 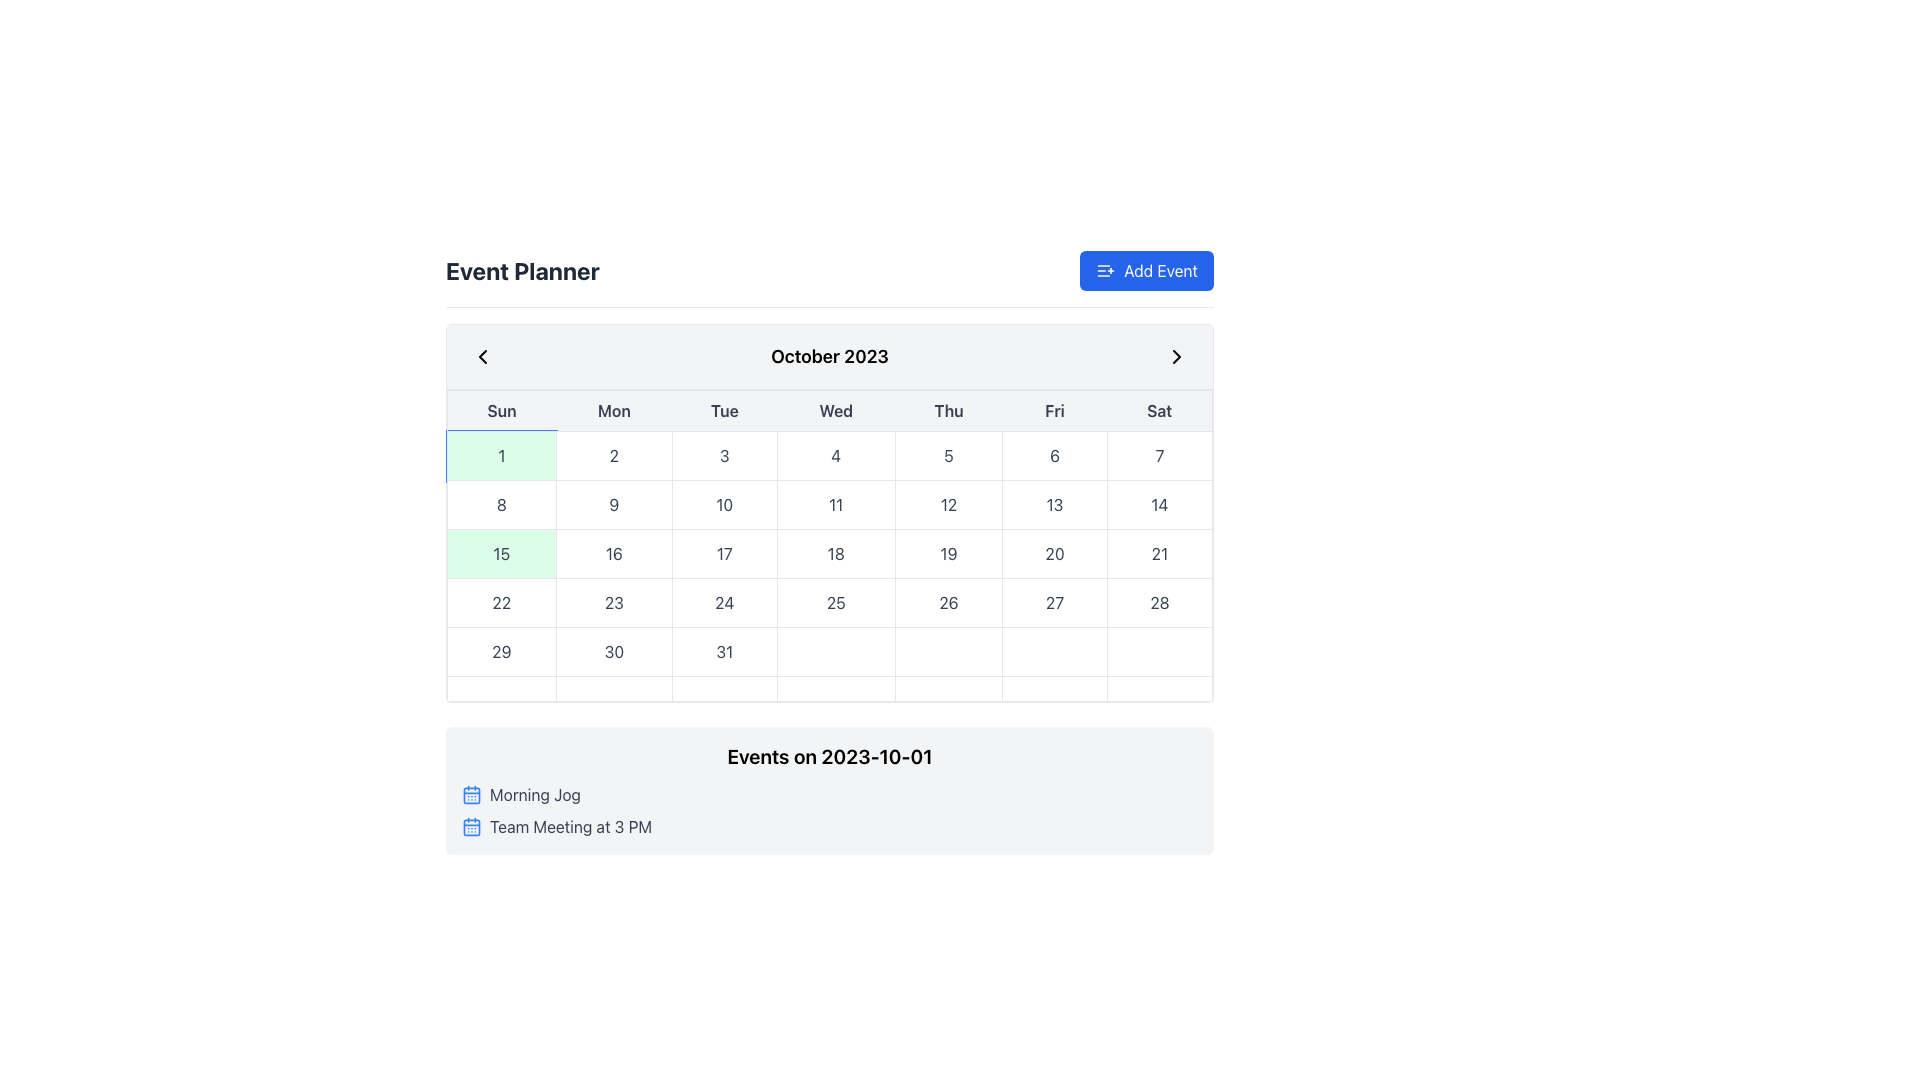 What do you see at coordinates (1159, 410) in the screenshot?
I see `the label displaying 'Sat', which is styled with a bold font and light gray background, located in the top-right corner of the days of the week above the Saturday column in the calendar grid` at bounding box center [1159, 410].